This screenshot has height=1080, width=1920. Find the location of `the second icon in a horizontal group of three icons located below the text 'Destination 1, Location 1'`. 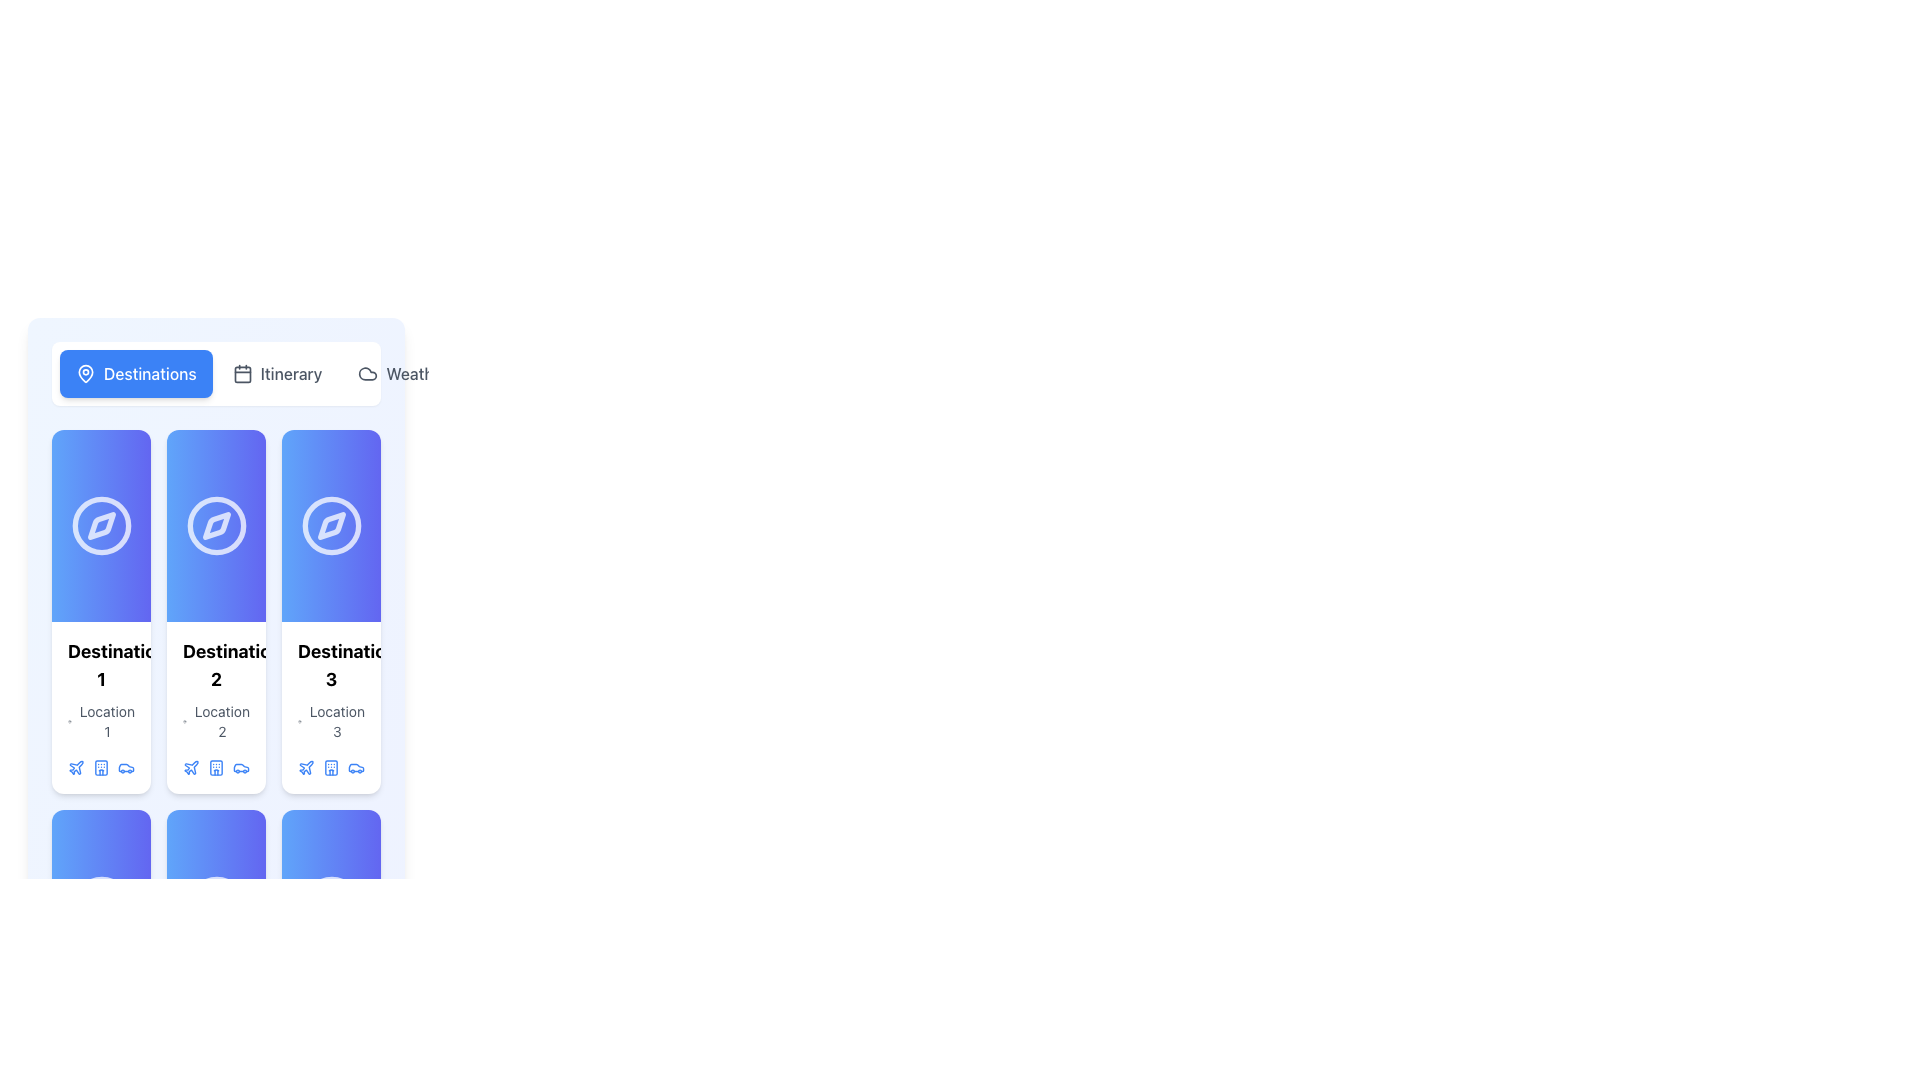

the second icon in a horizontal group of three icons located below the text 'Destination 1, Location 1' is located at coordinates (100, 766).